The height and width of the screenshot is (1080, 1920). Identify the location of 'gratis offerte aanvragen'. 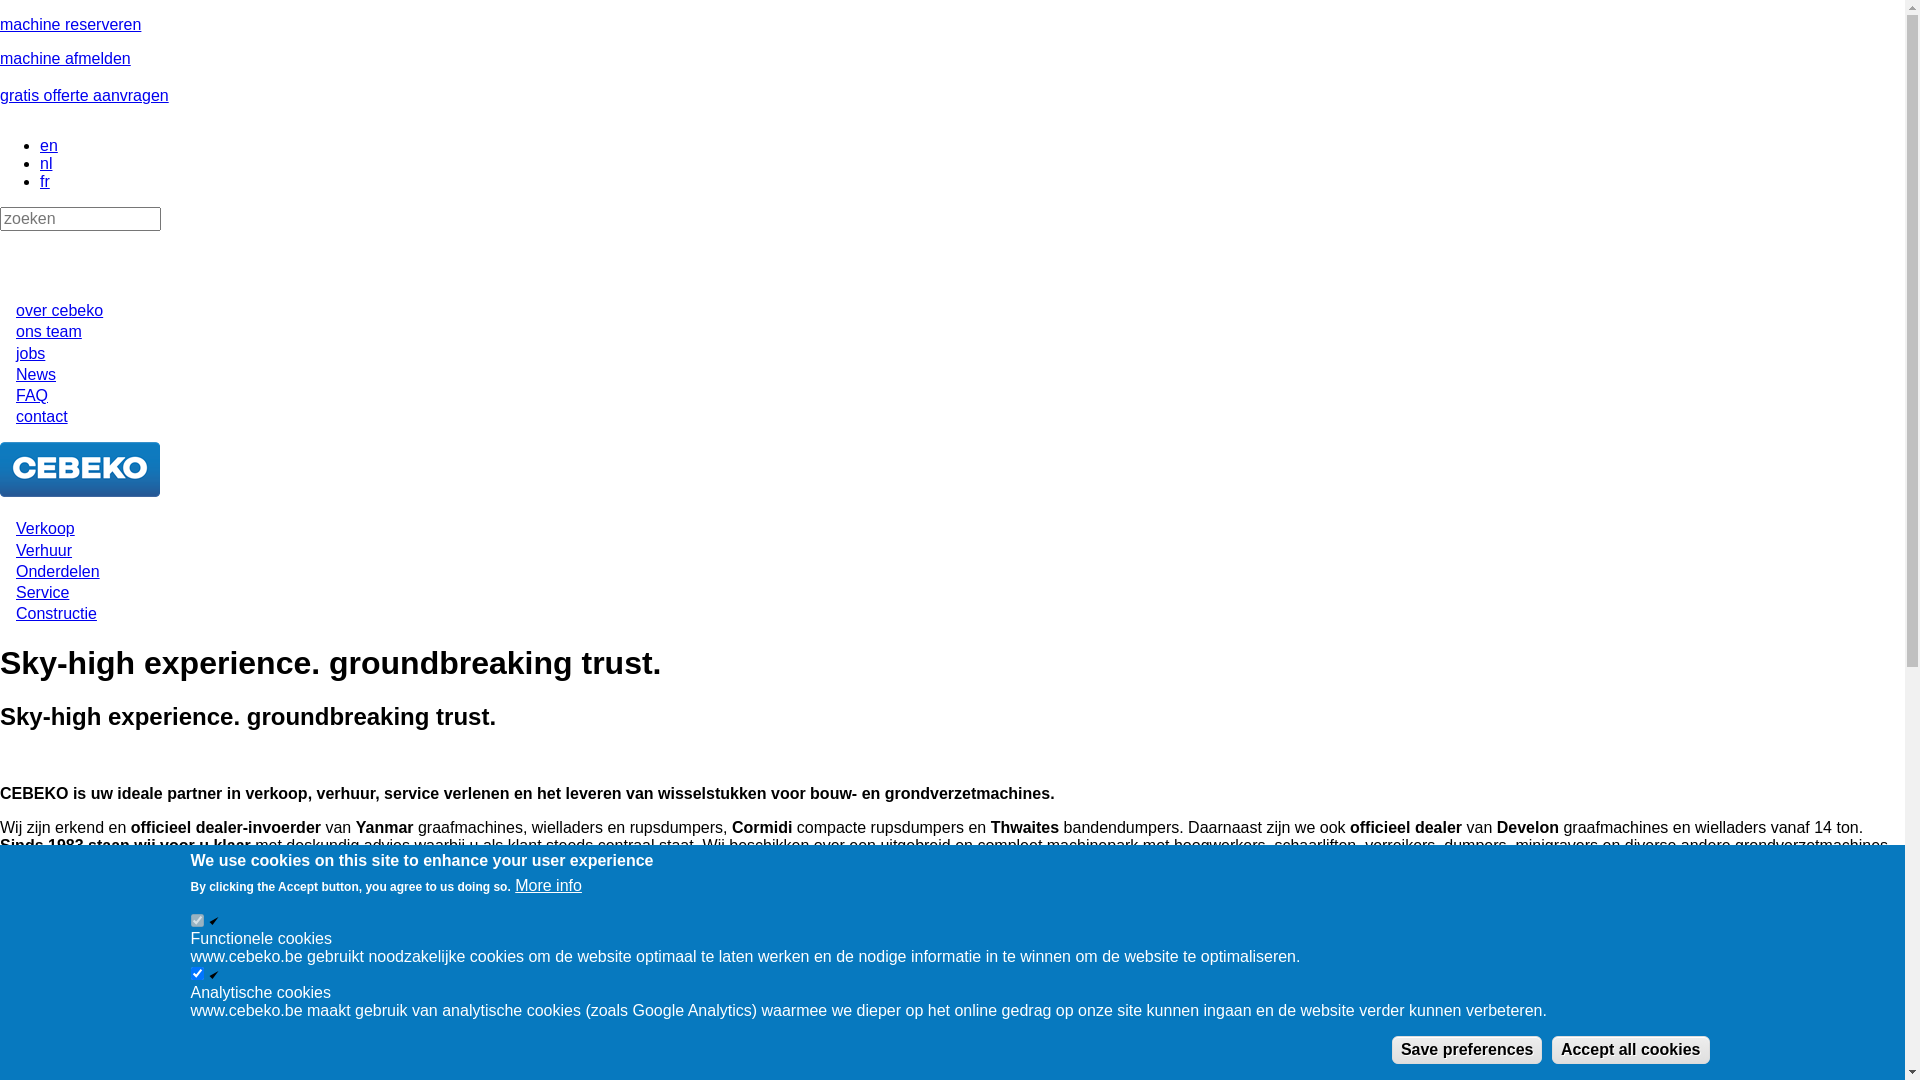
(83, 95).